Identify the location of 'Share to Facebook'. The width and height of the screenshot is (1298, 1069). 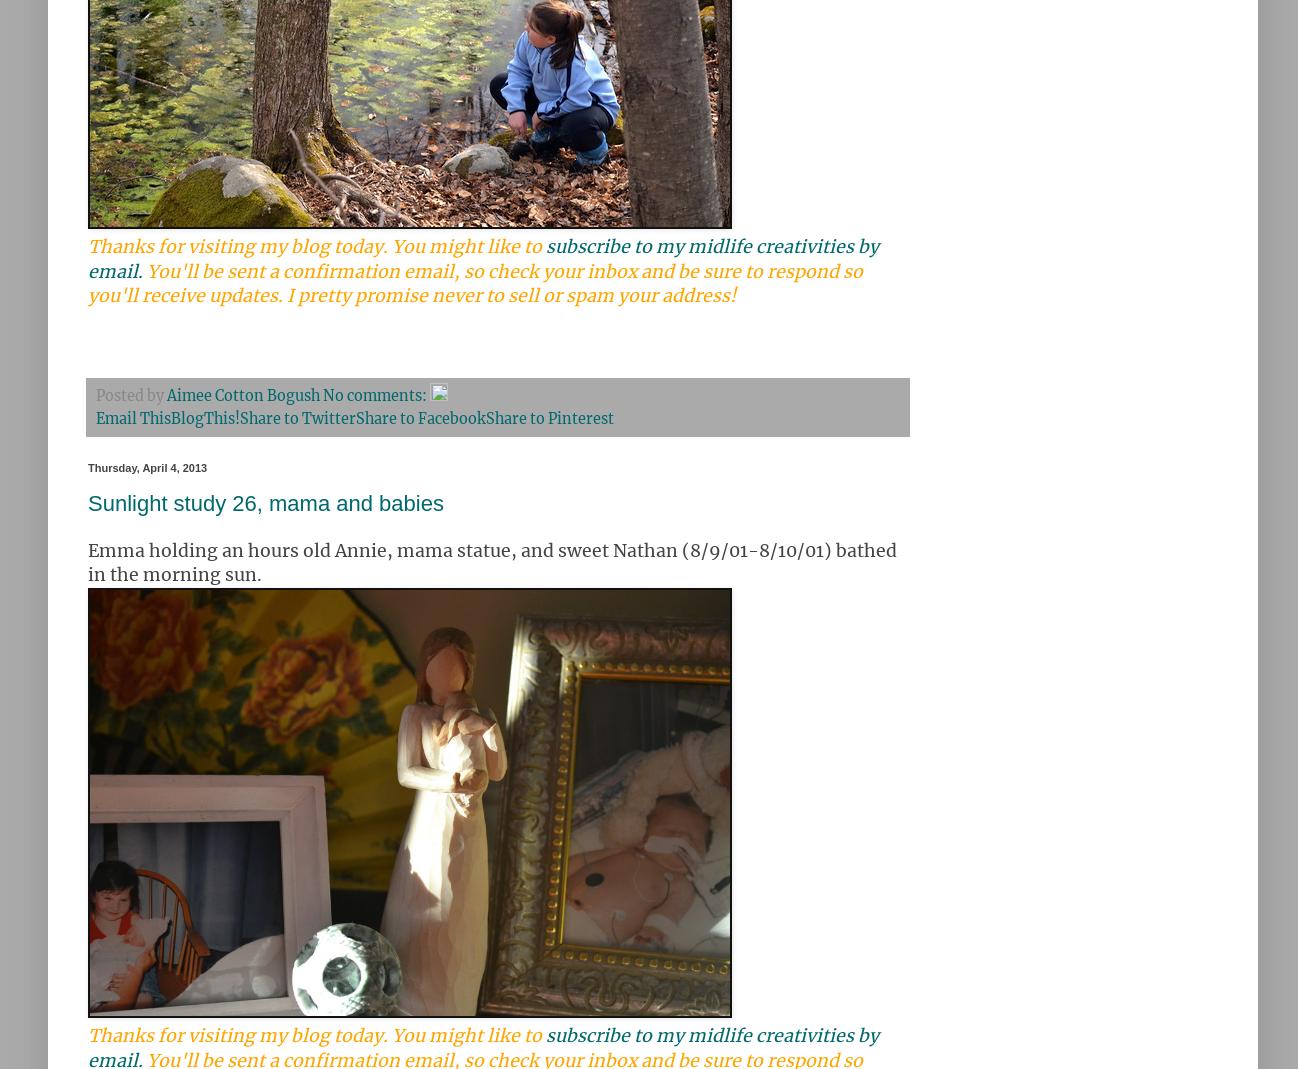
(356, 419).